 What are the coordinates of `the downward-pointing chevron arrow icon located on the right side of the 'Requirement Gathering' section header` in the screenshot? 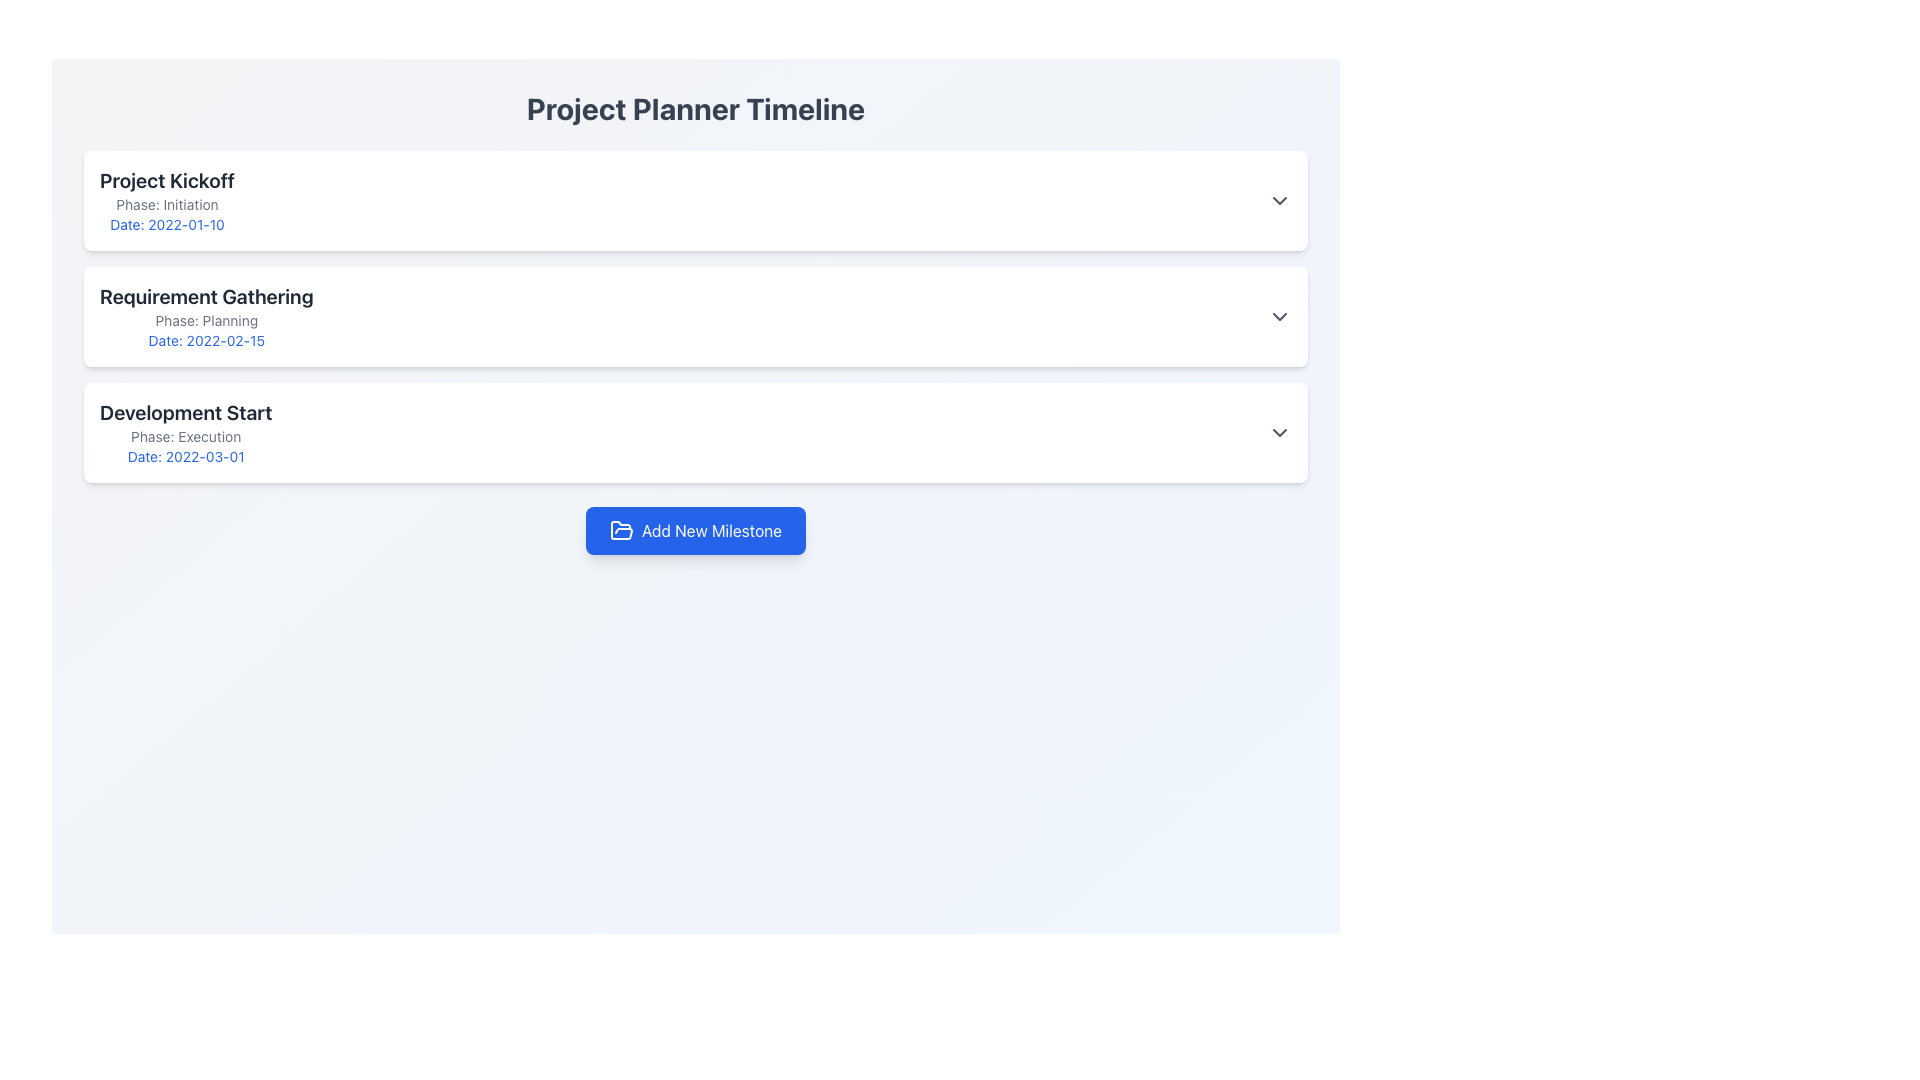 It's located at (1280, 315).